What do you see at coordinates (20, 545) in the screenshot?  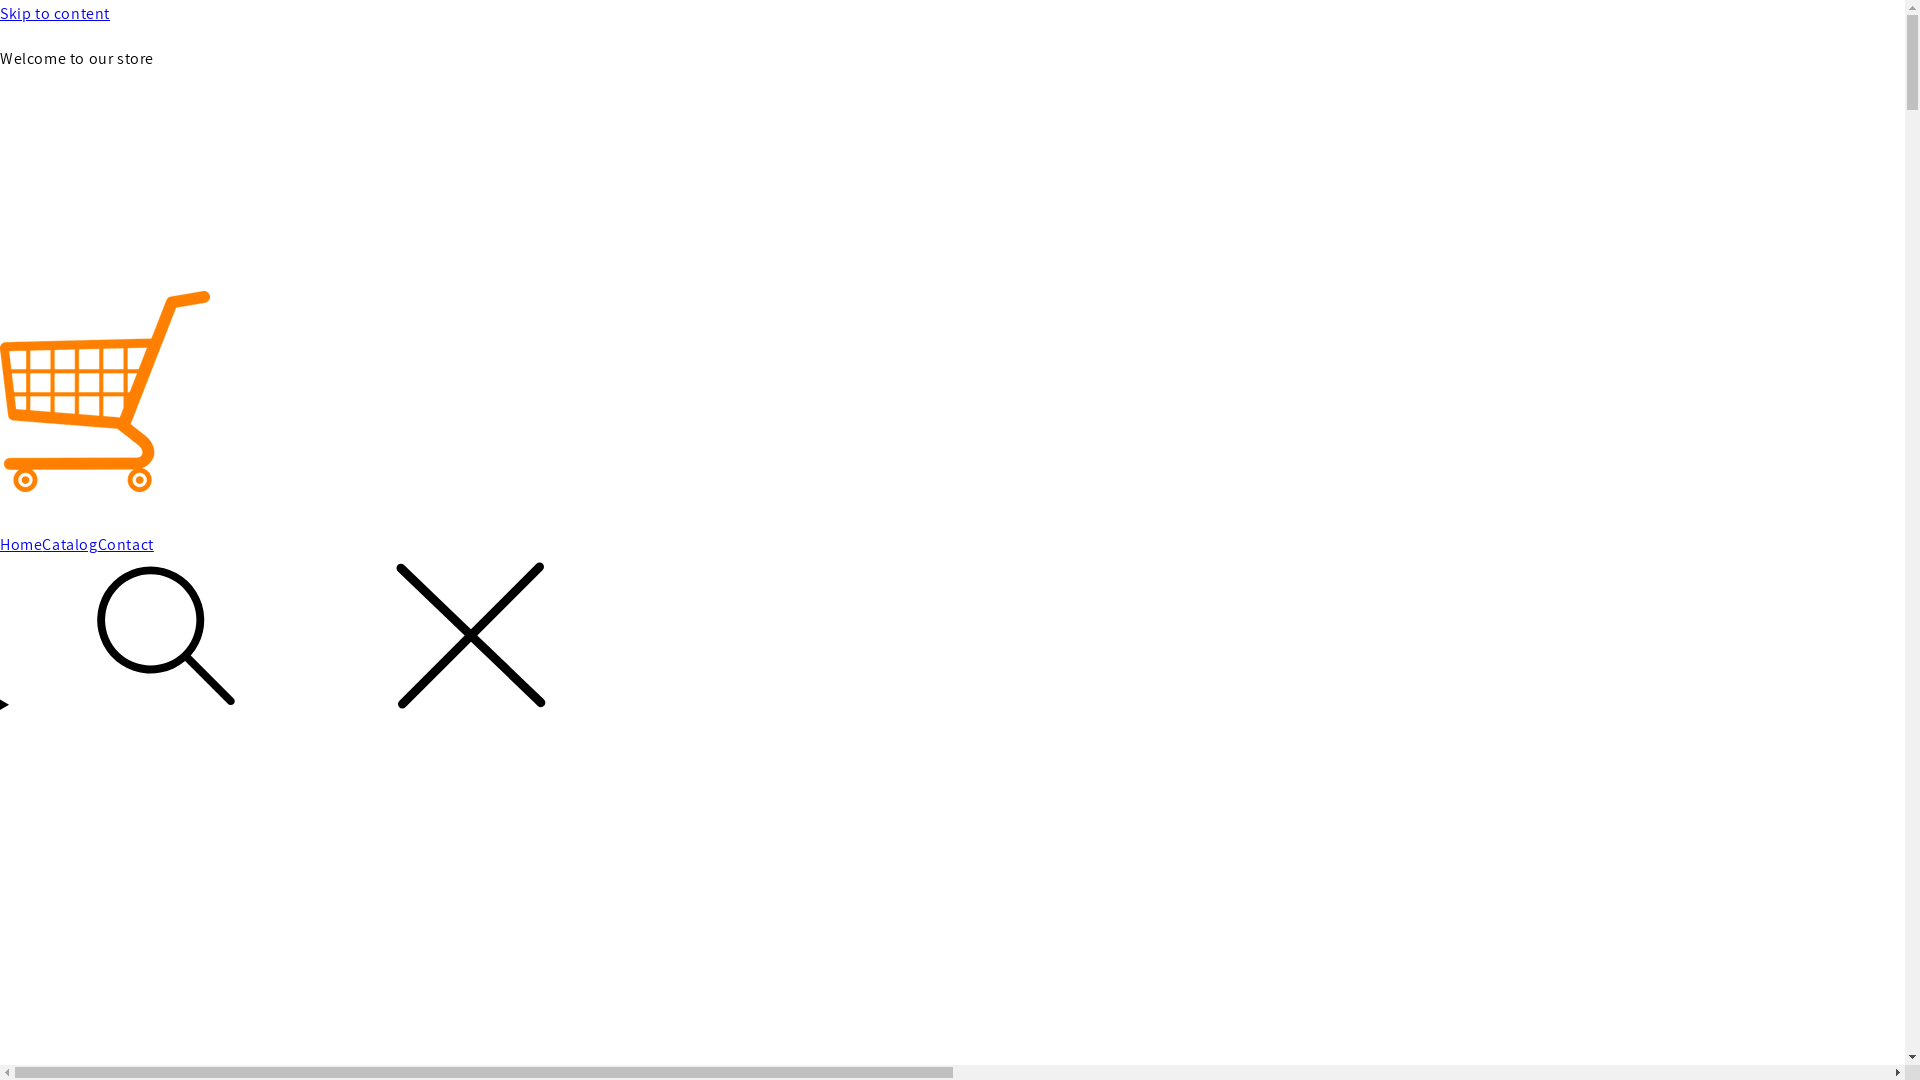 I see `'Home'` at bounding box center [20, 545].